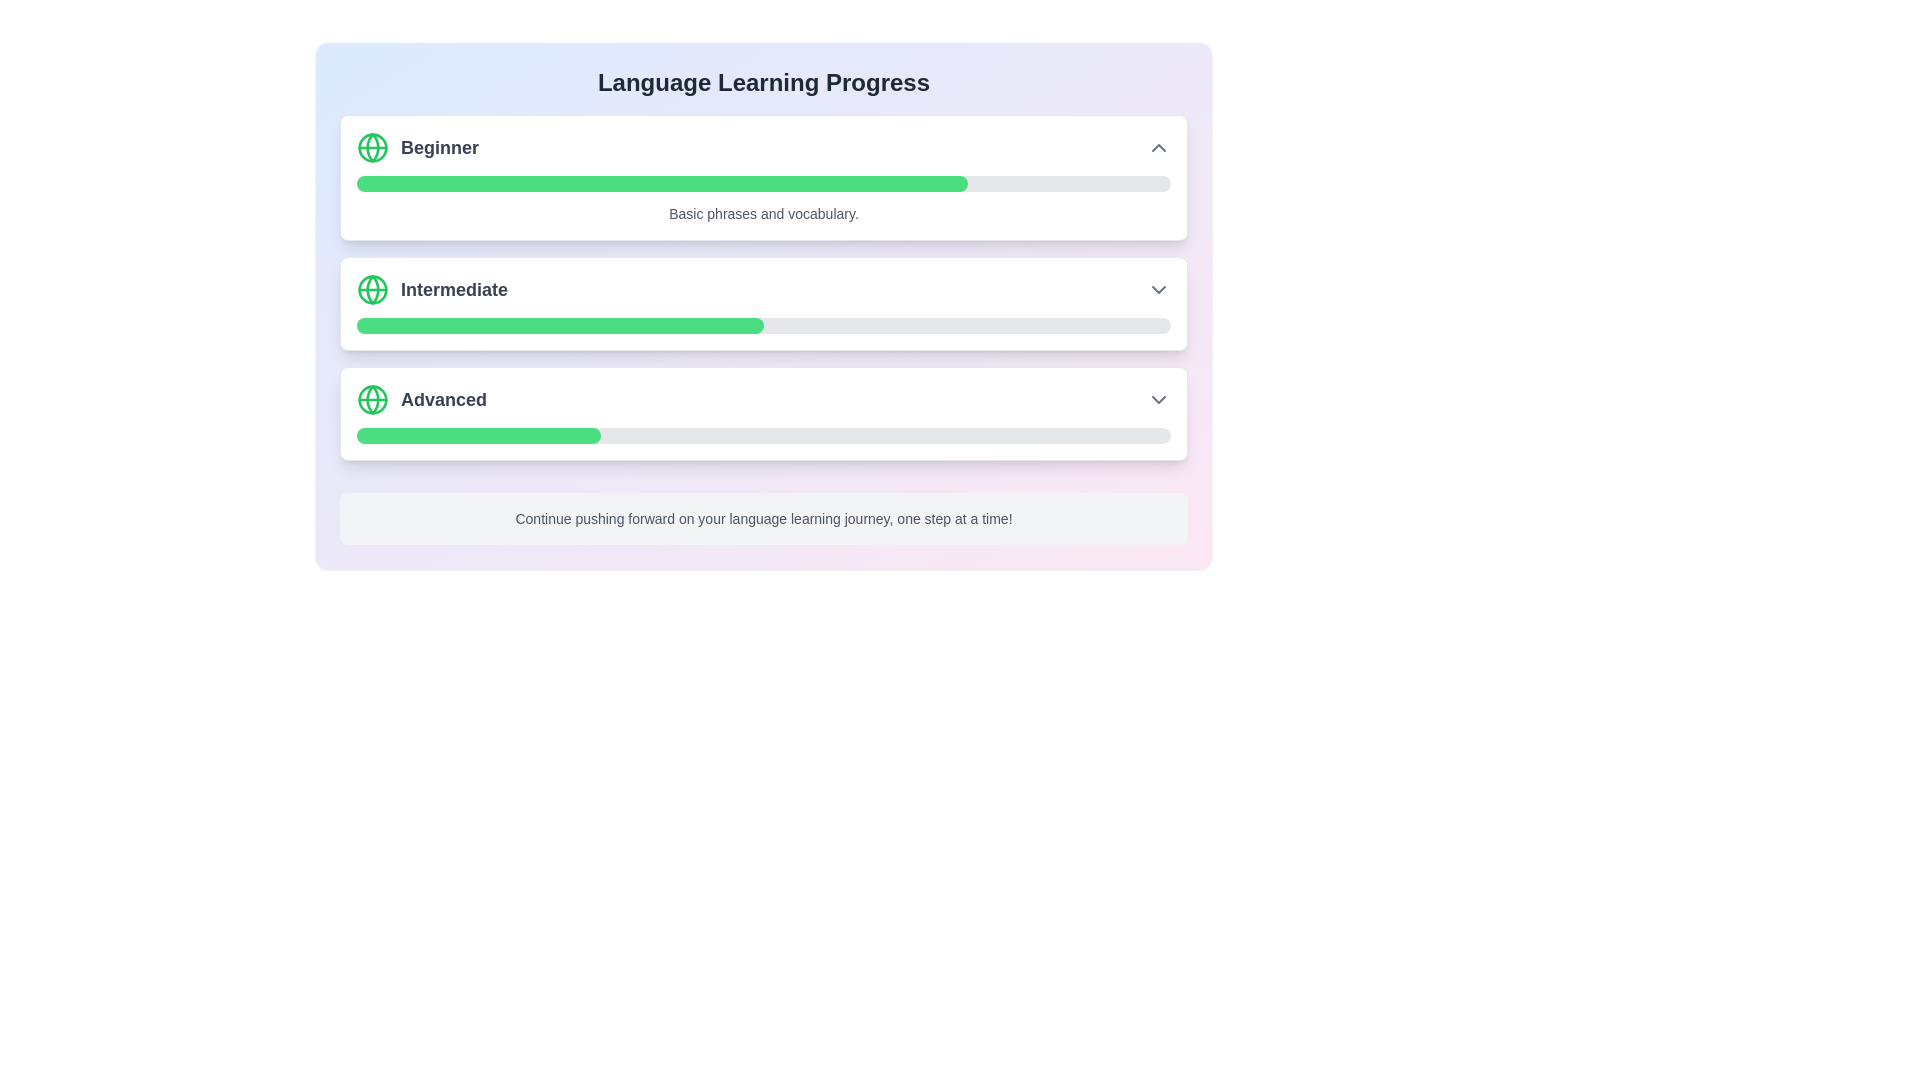 This screenshot has width=1920, height=1080. Describe the element at coordinates (373, 400) in the screenshot. I see `the circular globe icon that is part of the 'Advanced' section, located to the left of the label 'Advanced'` at that location.